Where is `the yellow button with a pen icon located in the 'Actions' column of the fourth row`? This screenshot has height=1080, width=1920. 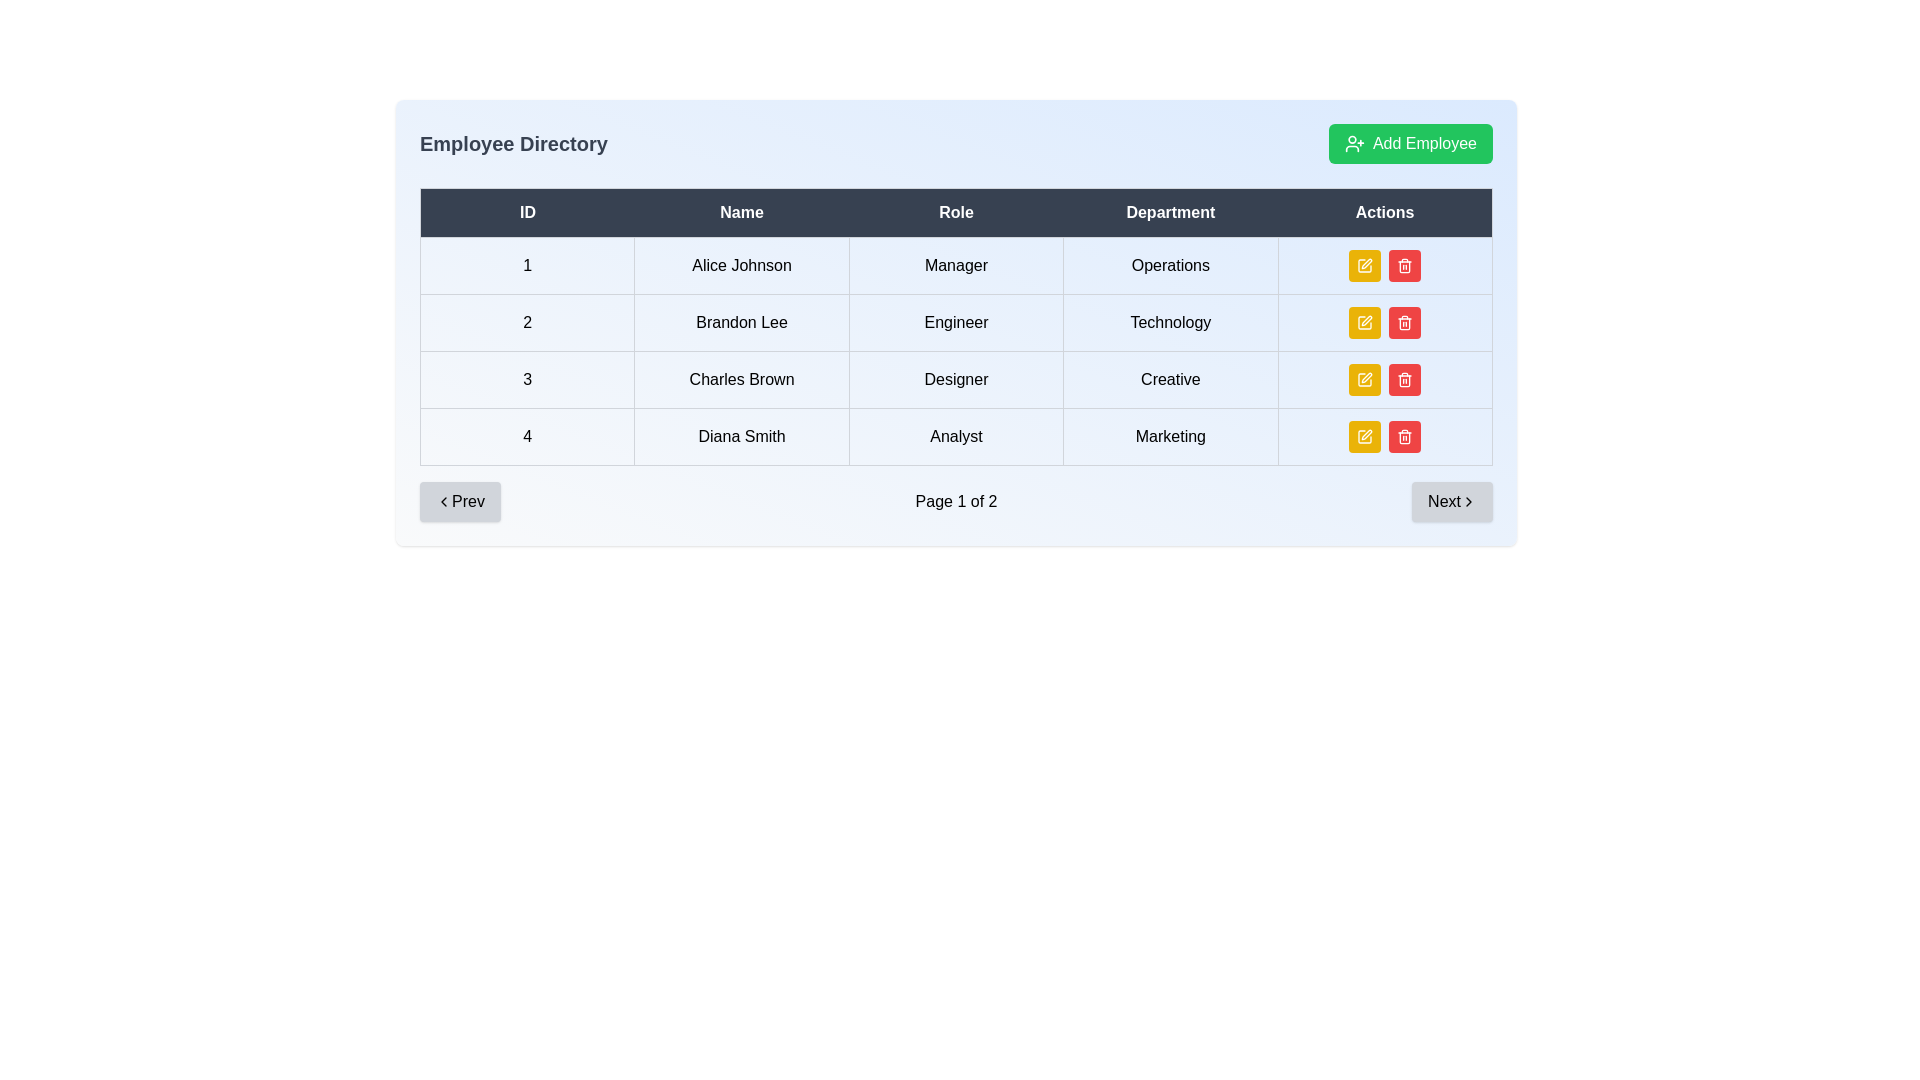
the yellow button with a pen icon located in the 'Actions' column of the fourth row is located at coordinates (1364, 435).